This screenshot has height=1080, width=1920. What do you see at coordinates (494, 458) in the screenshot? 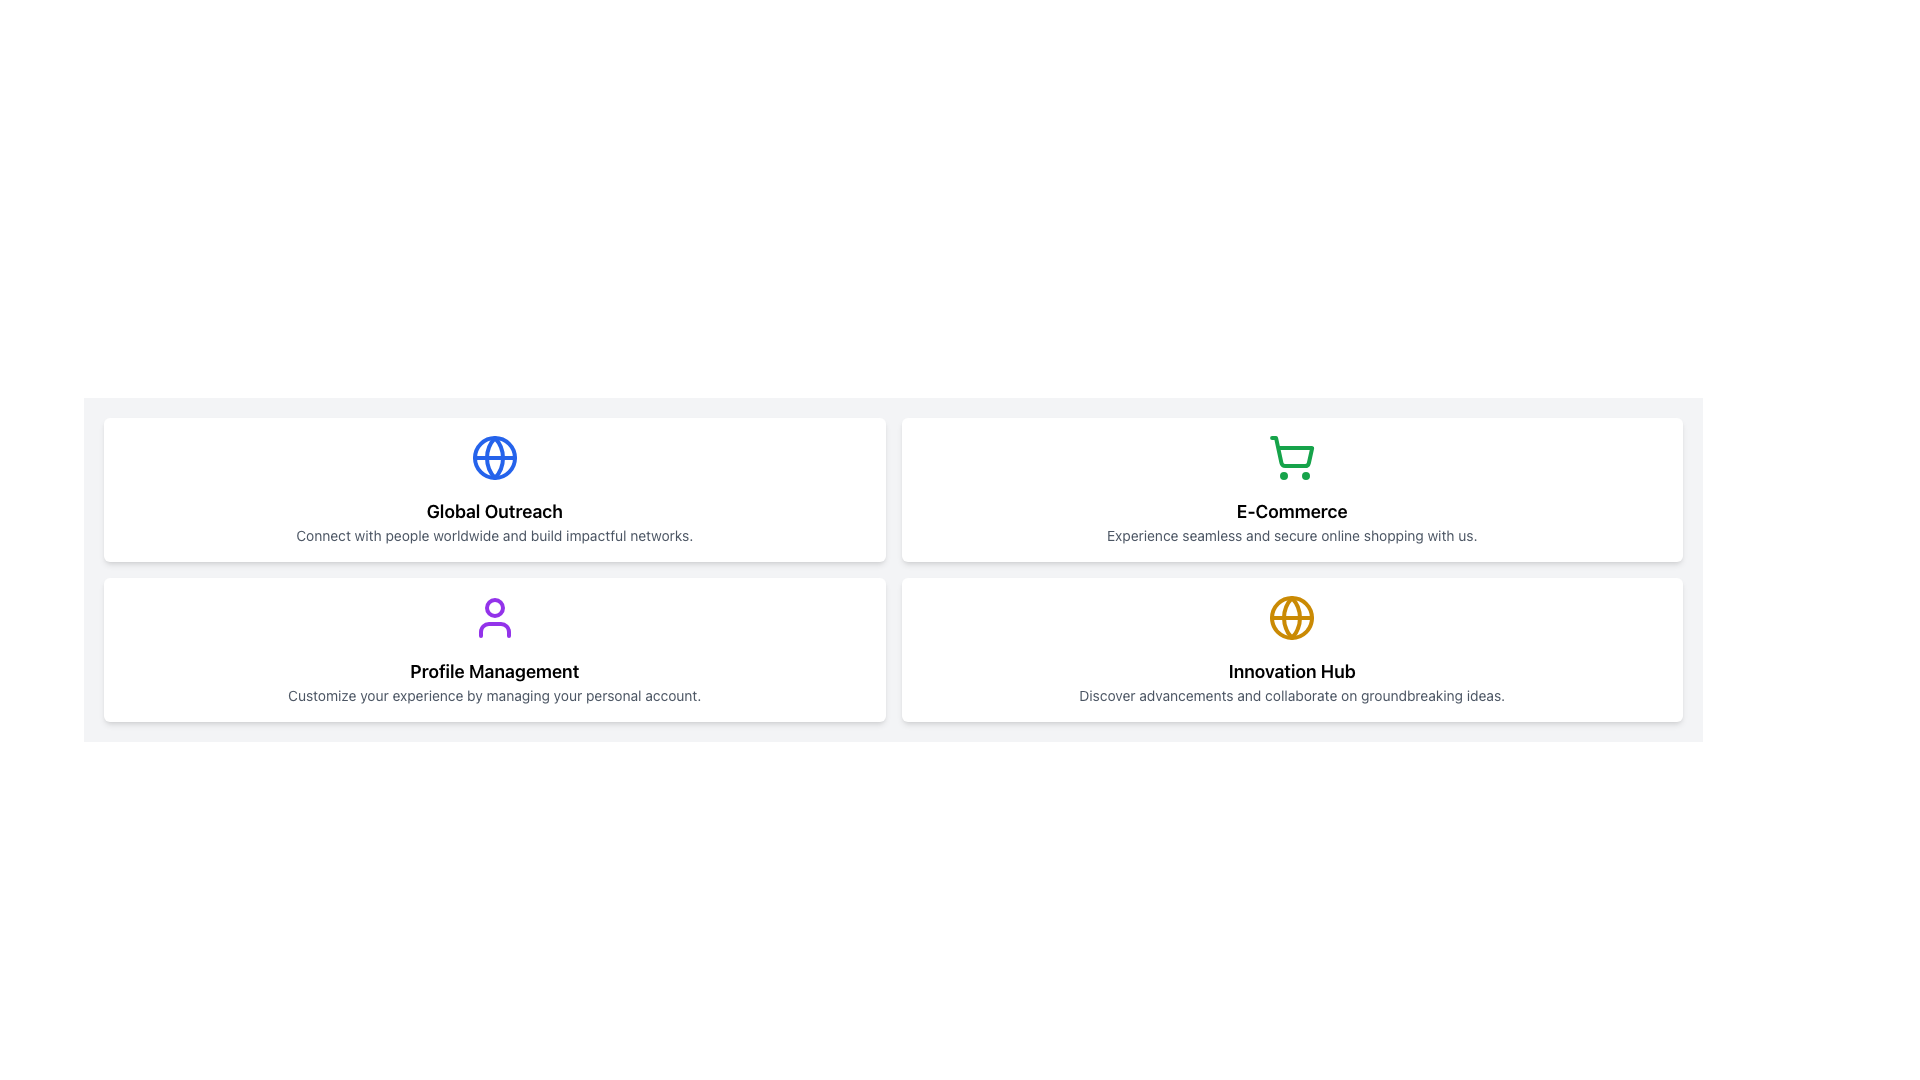
I see `the 'Global Outreach' icon` at bounding box center [494, 458].